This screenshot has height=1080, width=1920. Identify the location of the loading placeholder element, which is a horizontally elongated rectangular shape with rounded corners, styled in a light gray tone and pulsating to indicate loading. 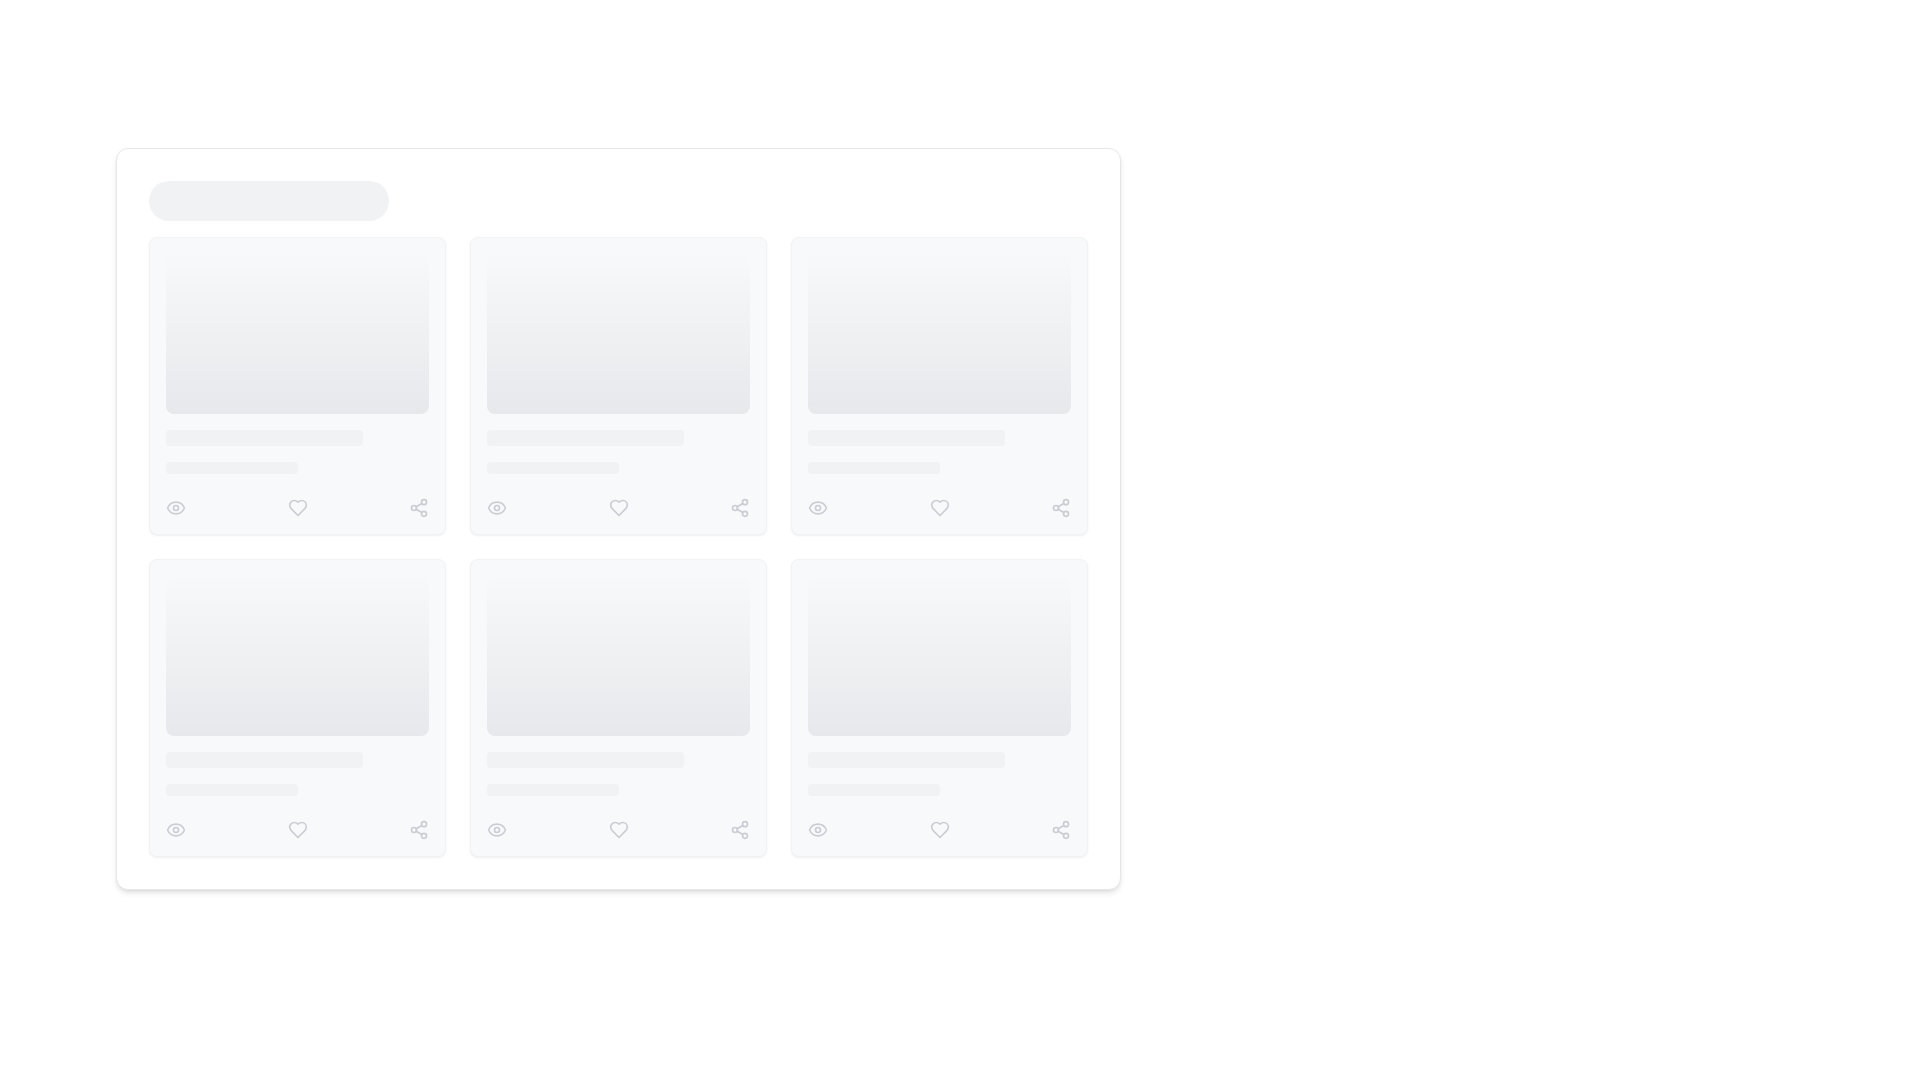
(267, 200).